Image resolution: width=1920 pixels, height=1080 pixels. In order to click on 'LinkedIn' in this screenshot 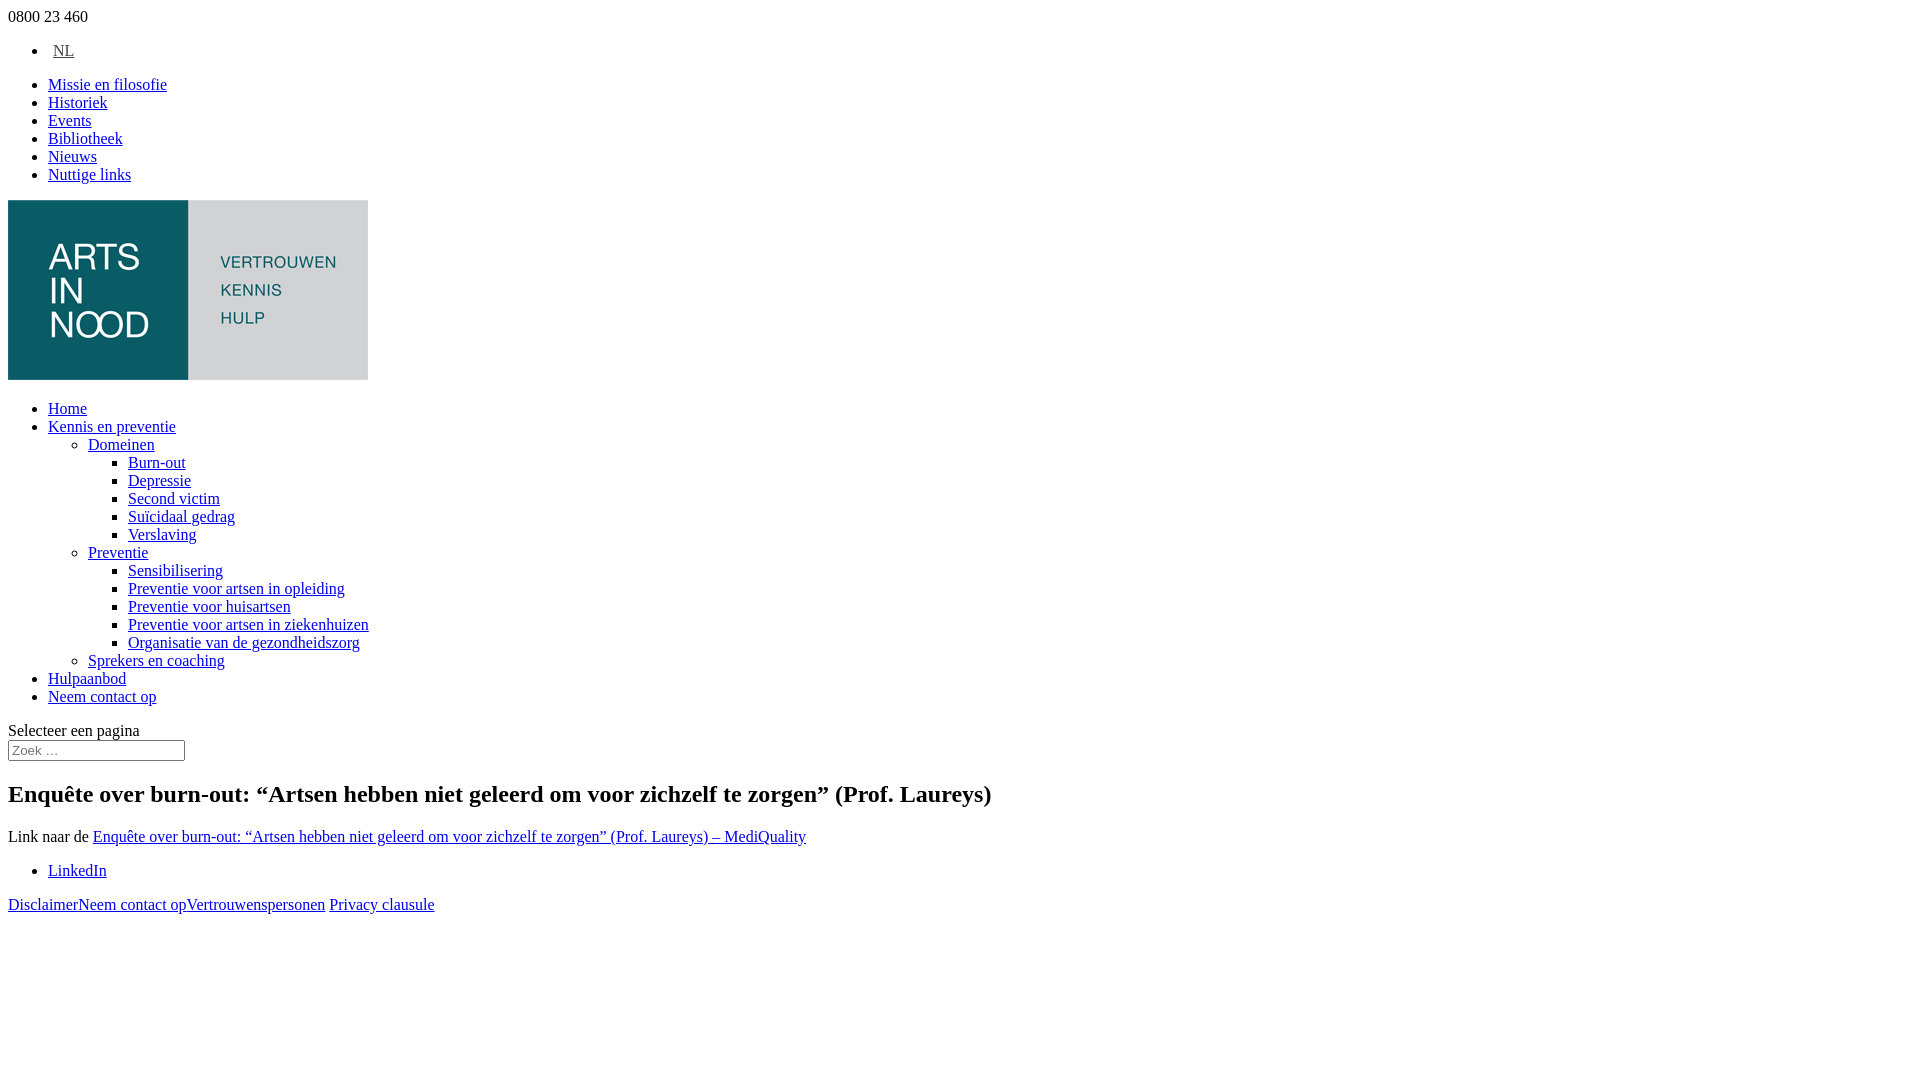, I will do `click(77, 869)`.